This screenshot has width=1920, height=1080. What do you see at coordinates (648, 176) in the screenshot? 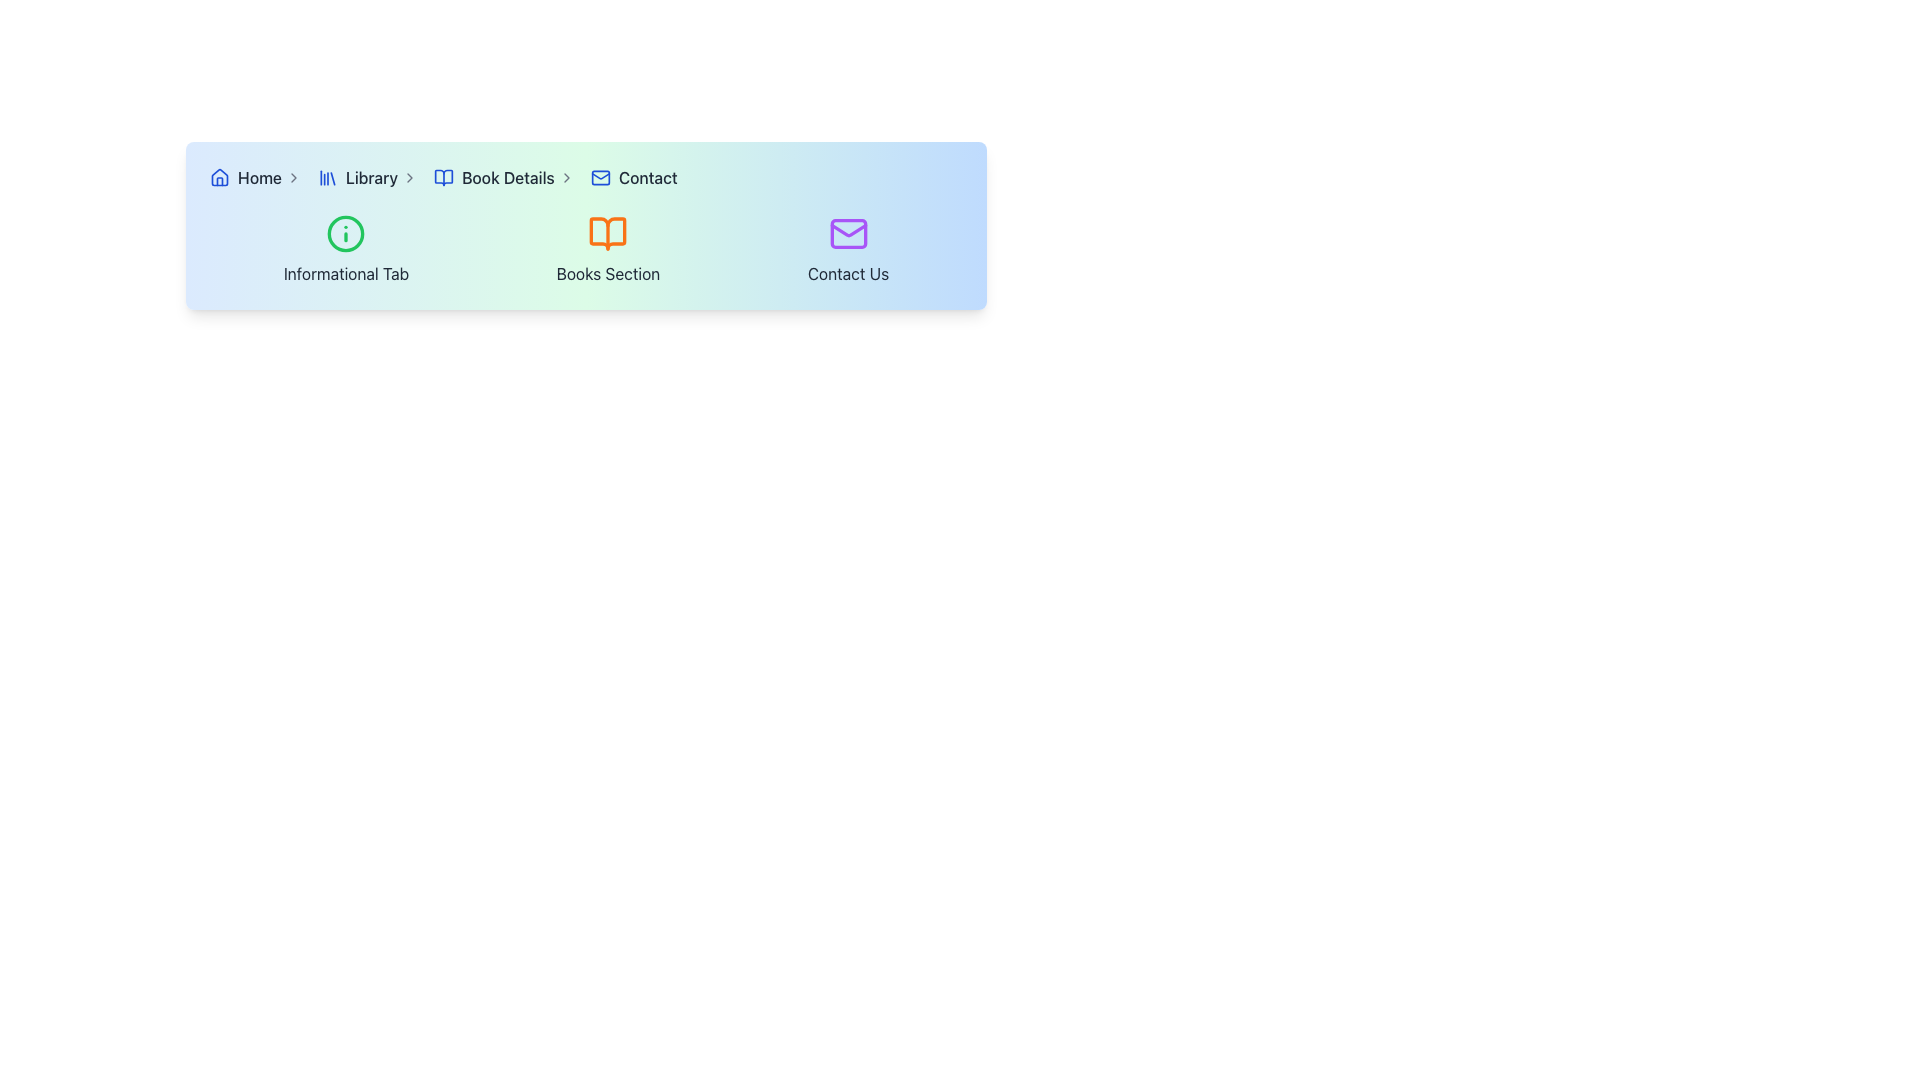
I see `the 'Contact' link element, which is a text label in gray that turns blue on hover and is paired with a small mail icon` at bounding box center [648, 176].